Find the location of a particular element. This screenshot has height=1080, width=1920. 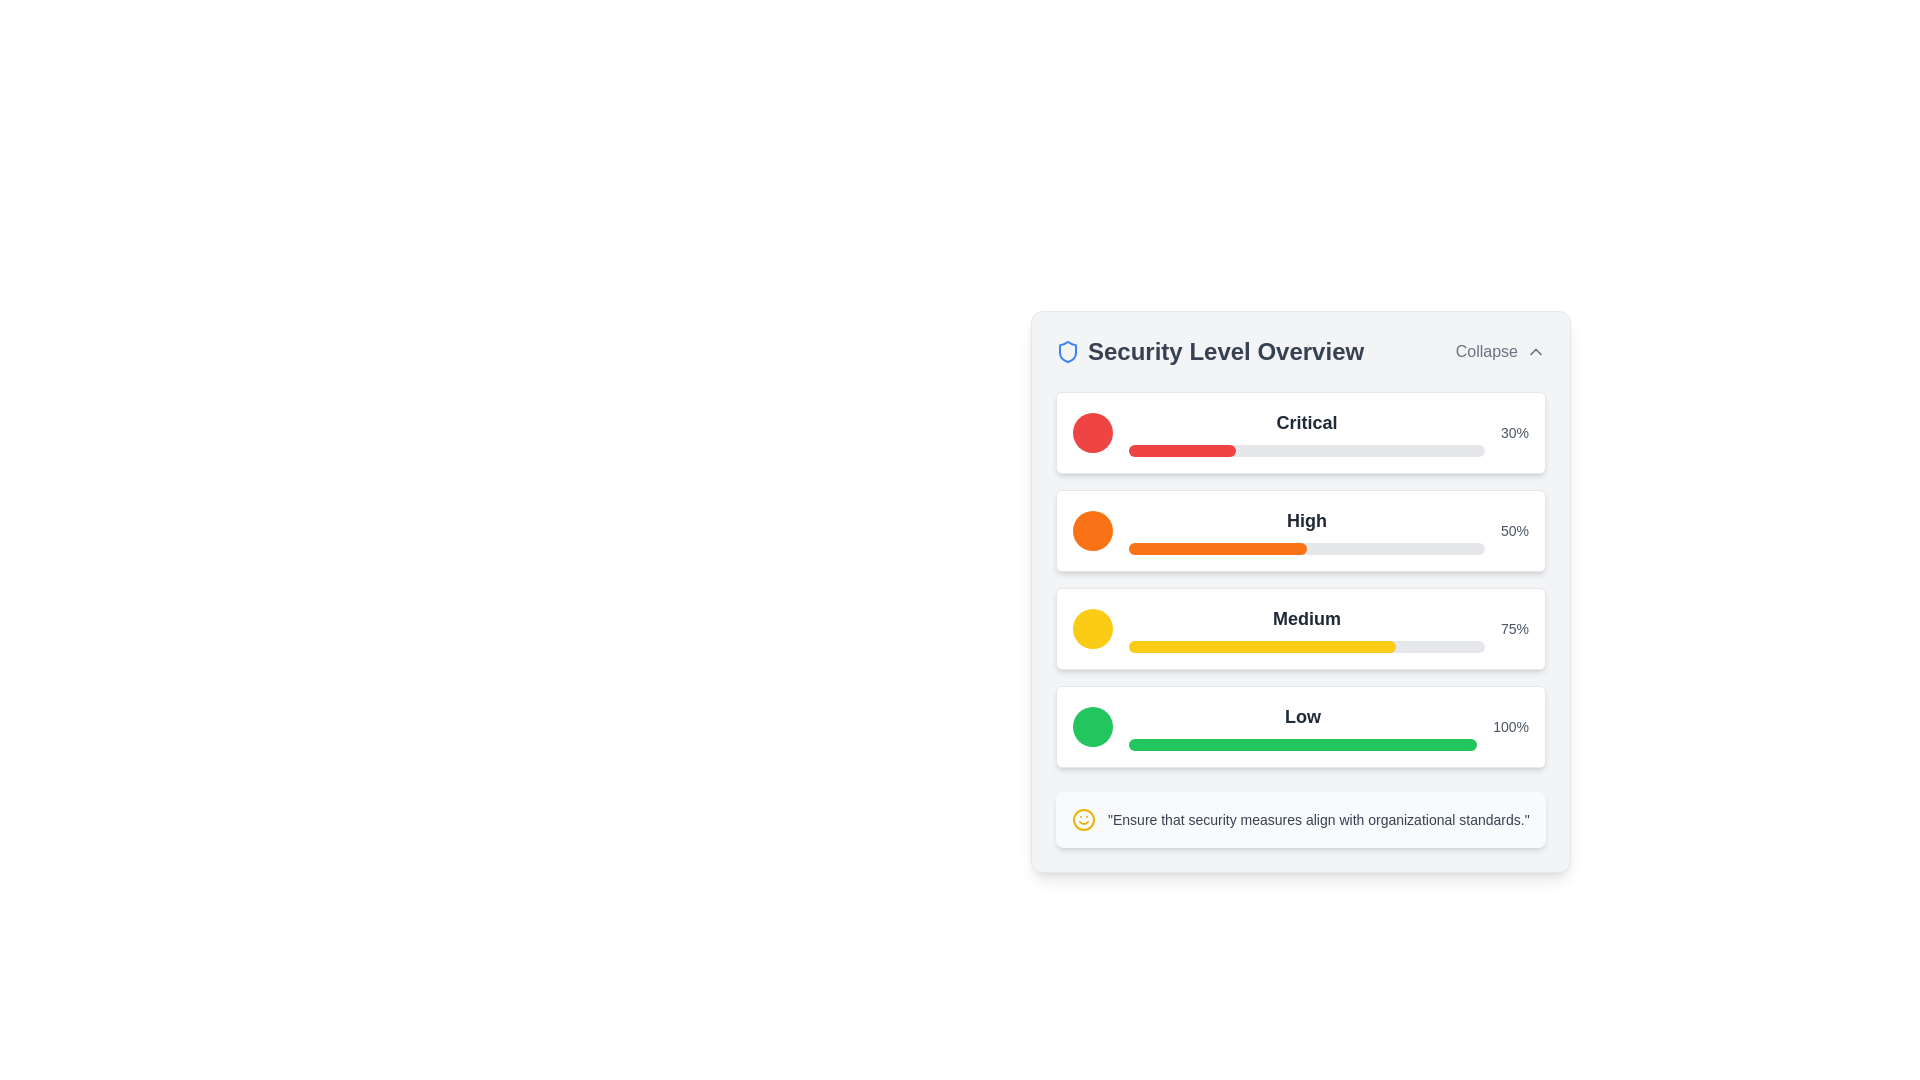

the red horizontal progress bar in the 'Security Level Overview' panel if it is interactive is located at coordinates (1182, 451).